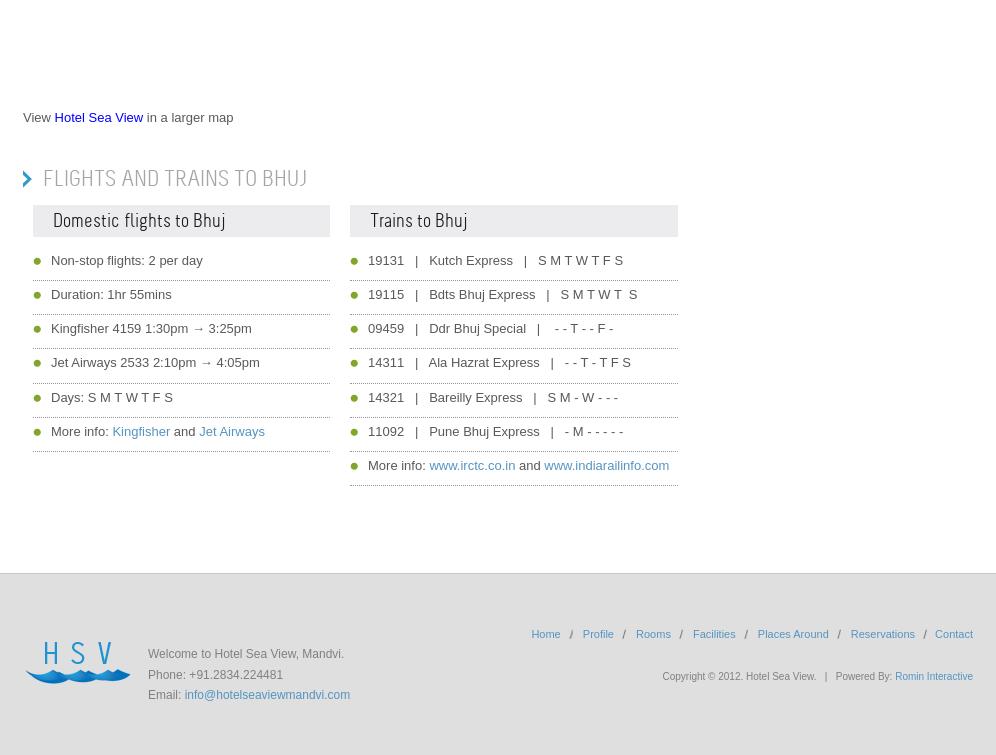 This screenshot has height=755, width=996. What do you see at coordinates (953, 631) in the screenshot?
I see `'Contact'` at bounding box center [953, 631].